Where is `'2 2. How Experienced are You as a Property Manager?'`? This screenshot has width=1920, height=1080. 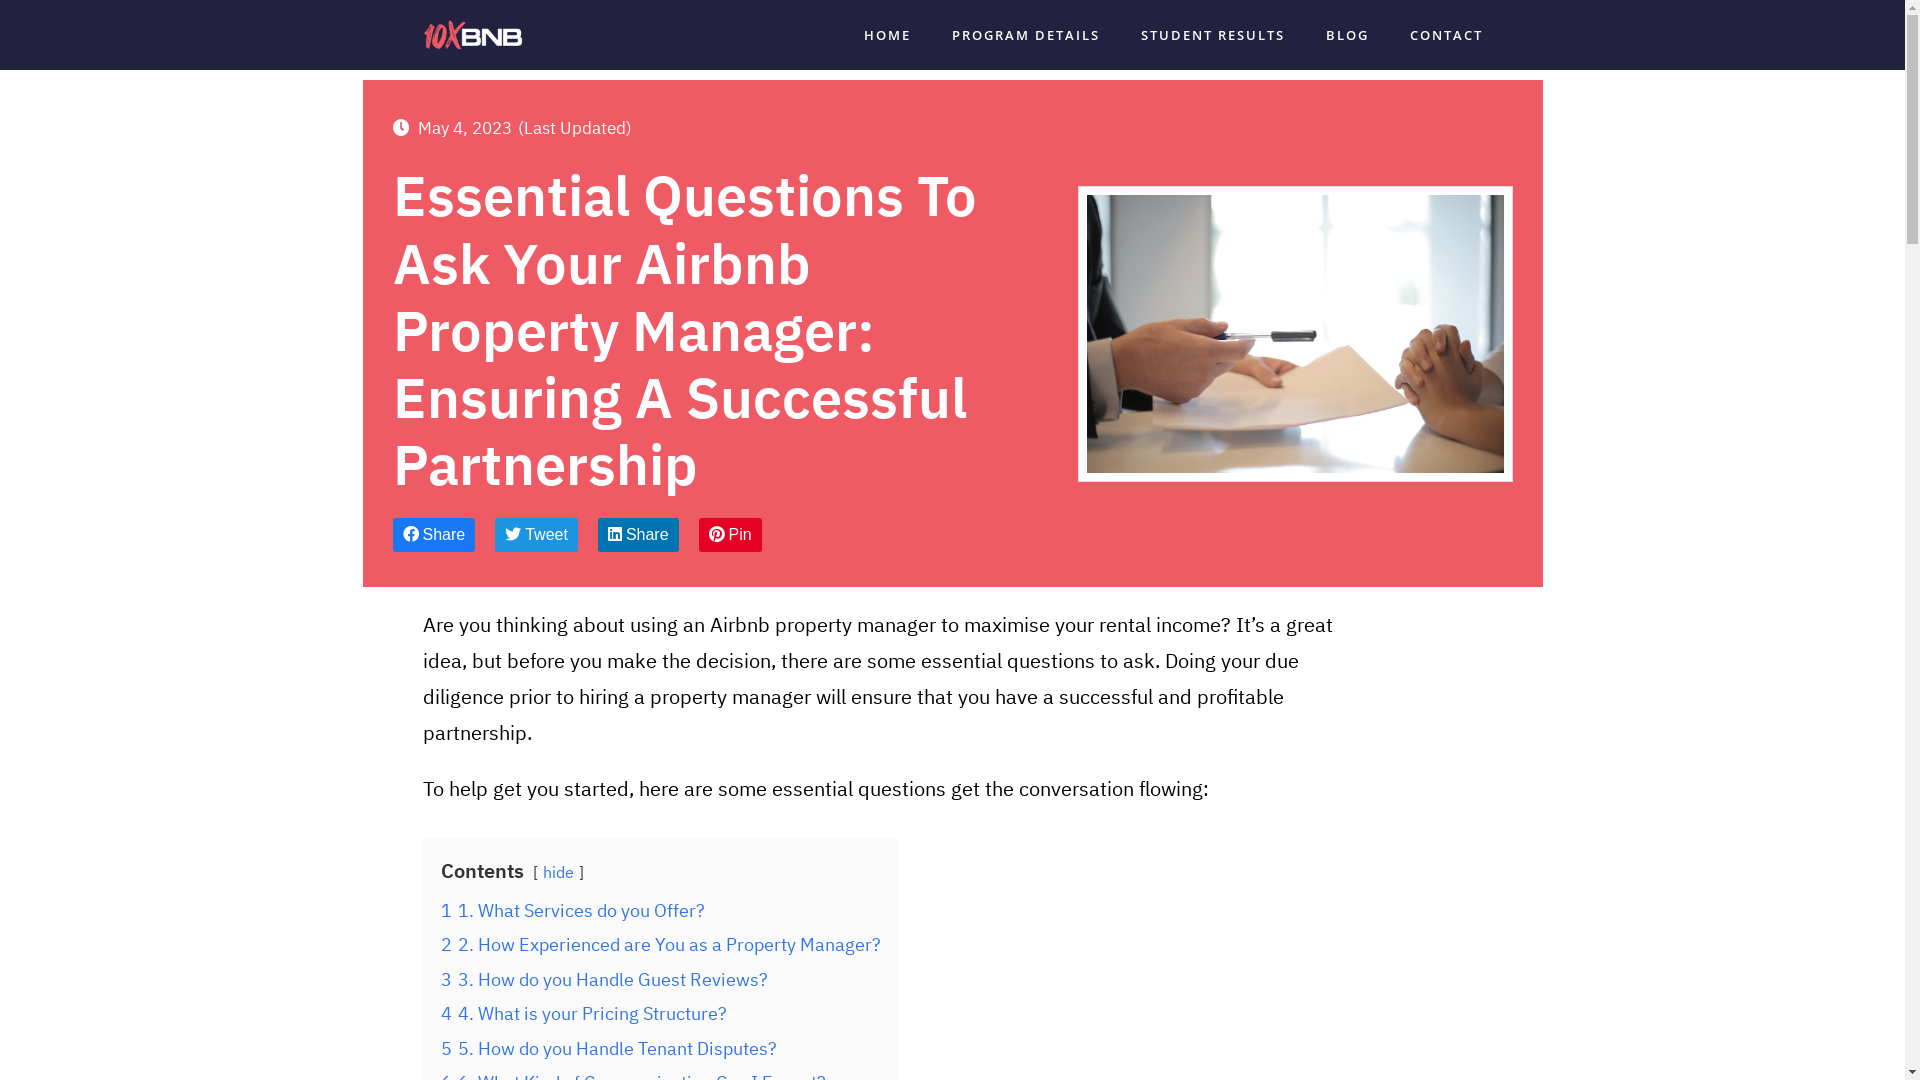
'2 2. How Experienced are You as a Property Manager?' is located at coordinates (660, 944).